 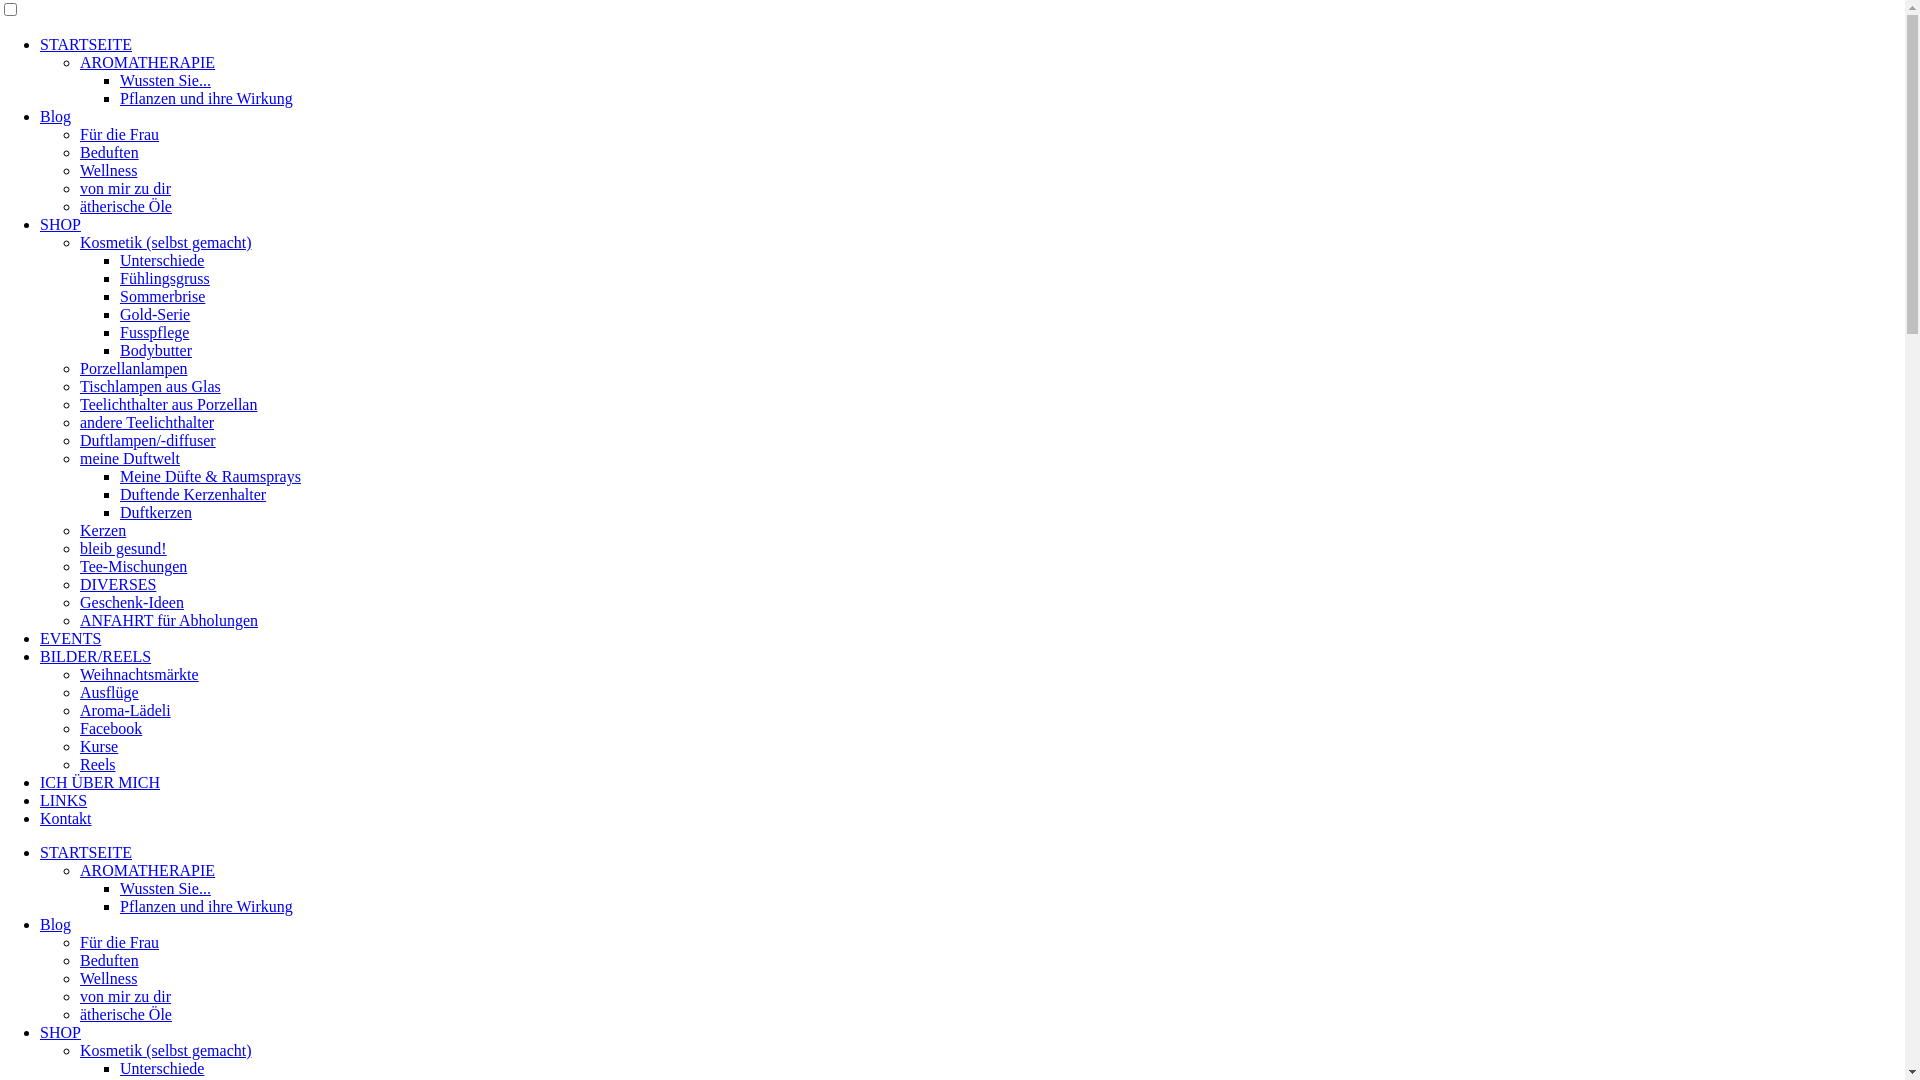 I want to click on 'Wellness', so click(x=80, y=977).